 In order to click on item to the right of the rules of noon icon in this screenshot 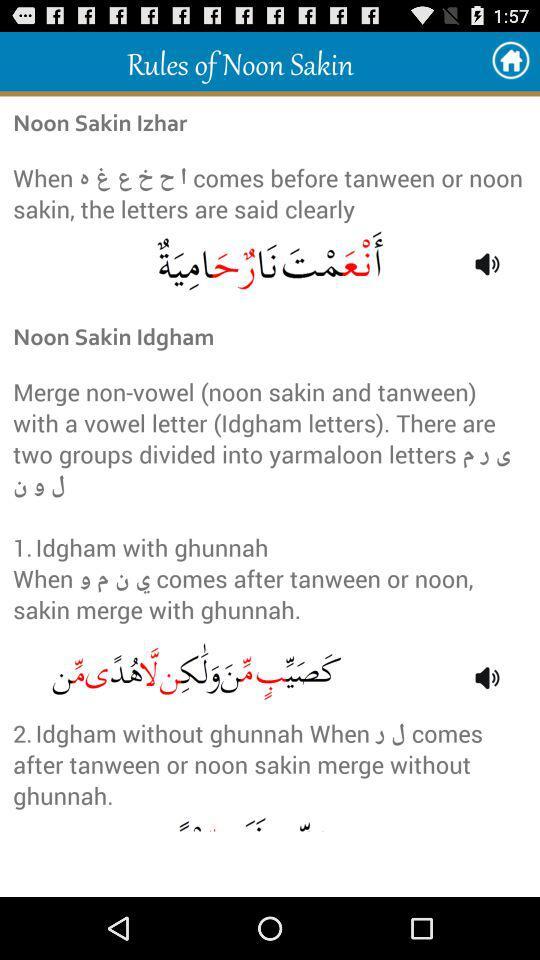, I will do `click(510, 61)`.